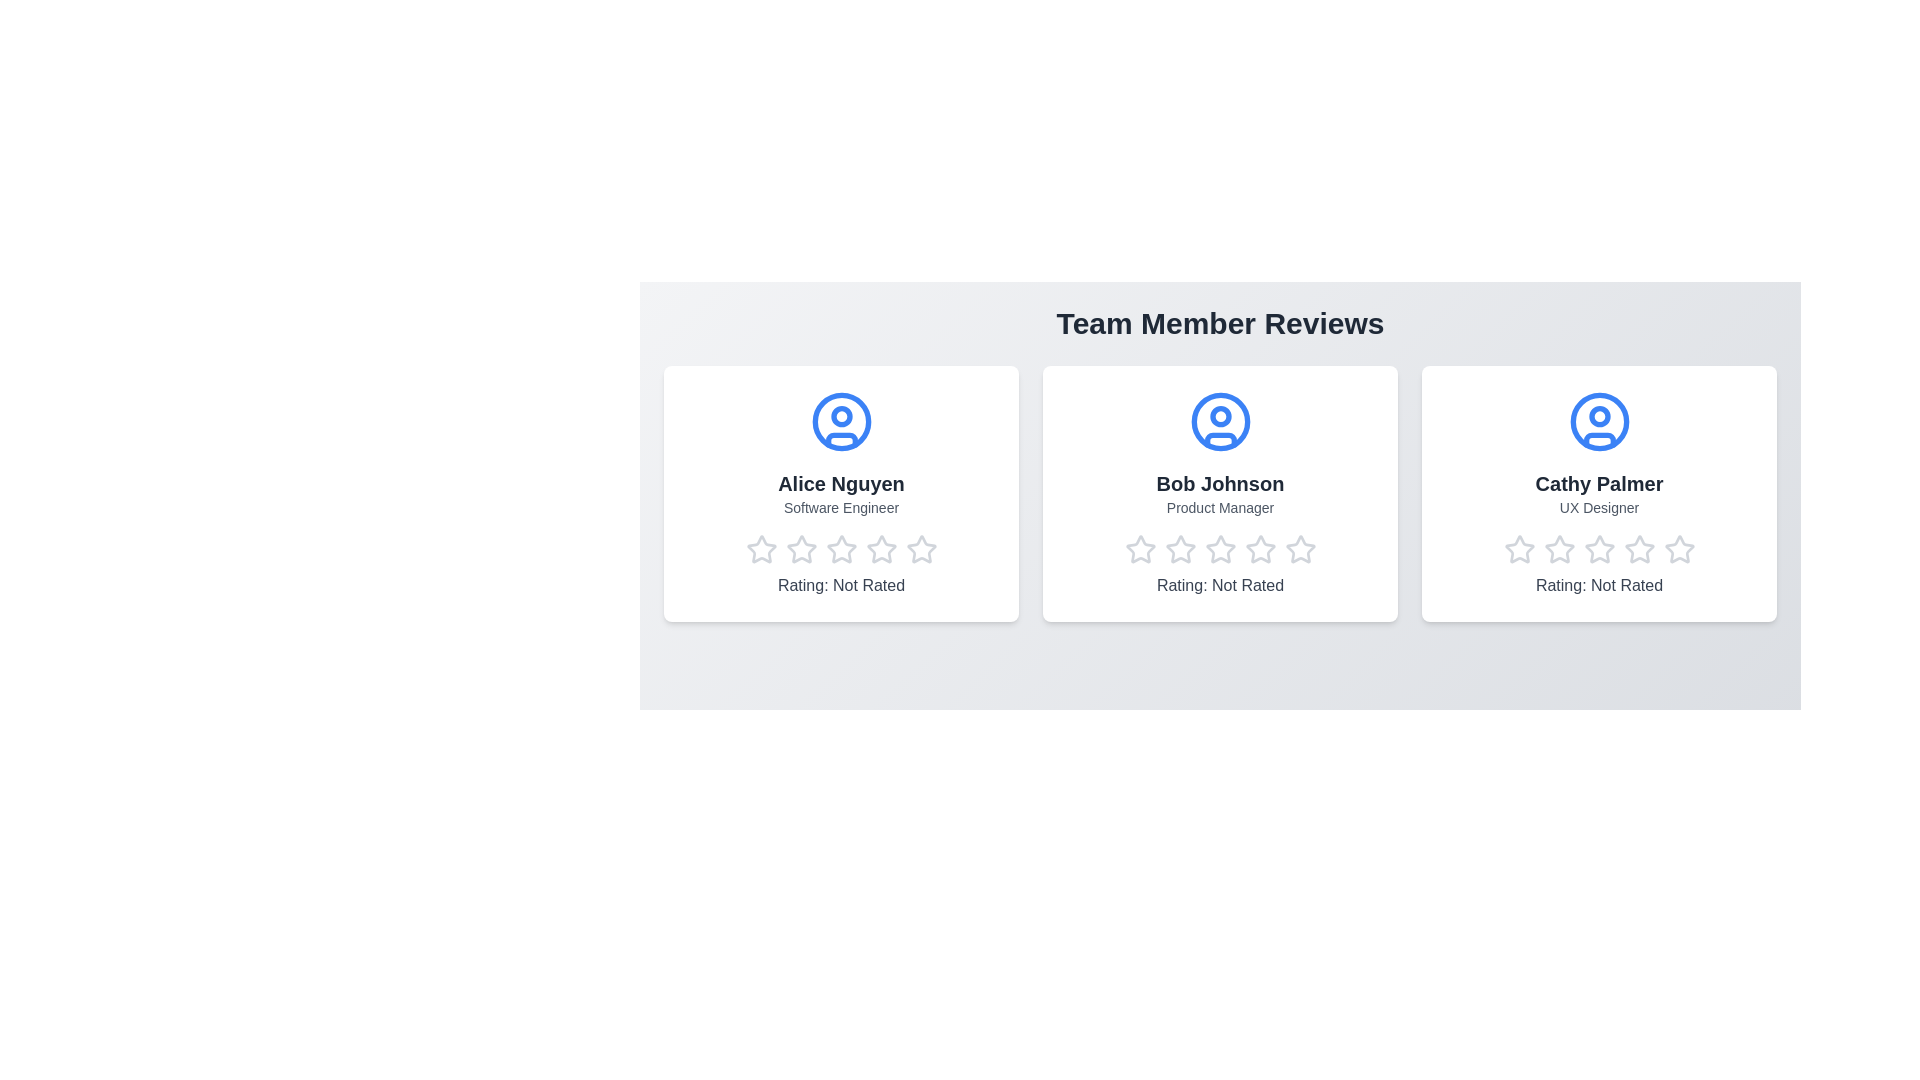 The height and width of the screenshot is (1080, 1920). Describe the element at coordinates (1219, 493) in the screenshot. I see `the card of the team member Bob Johnson to view their details` at that location.